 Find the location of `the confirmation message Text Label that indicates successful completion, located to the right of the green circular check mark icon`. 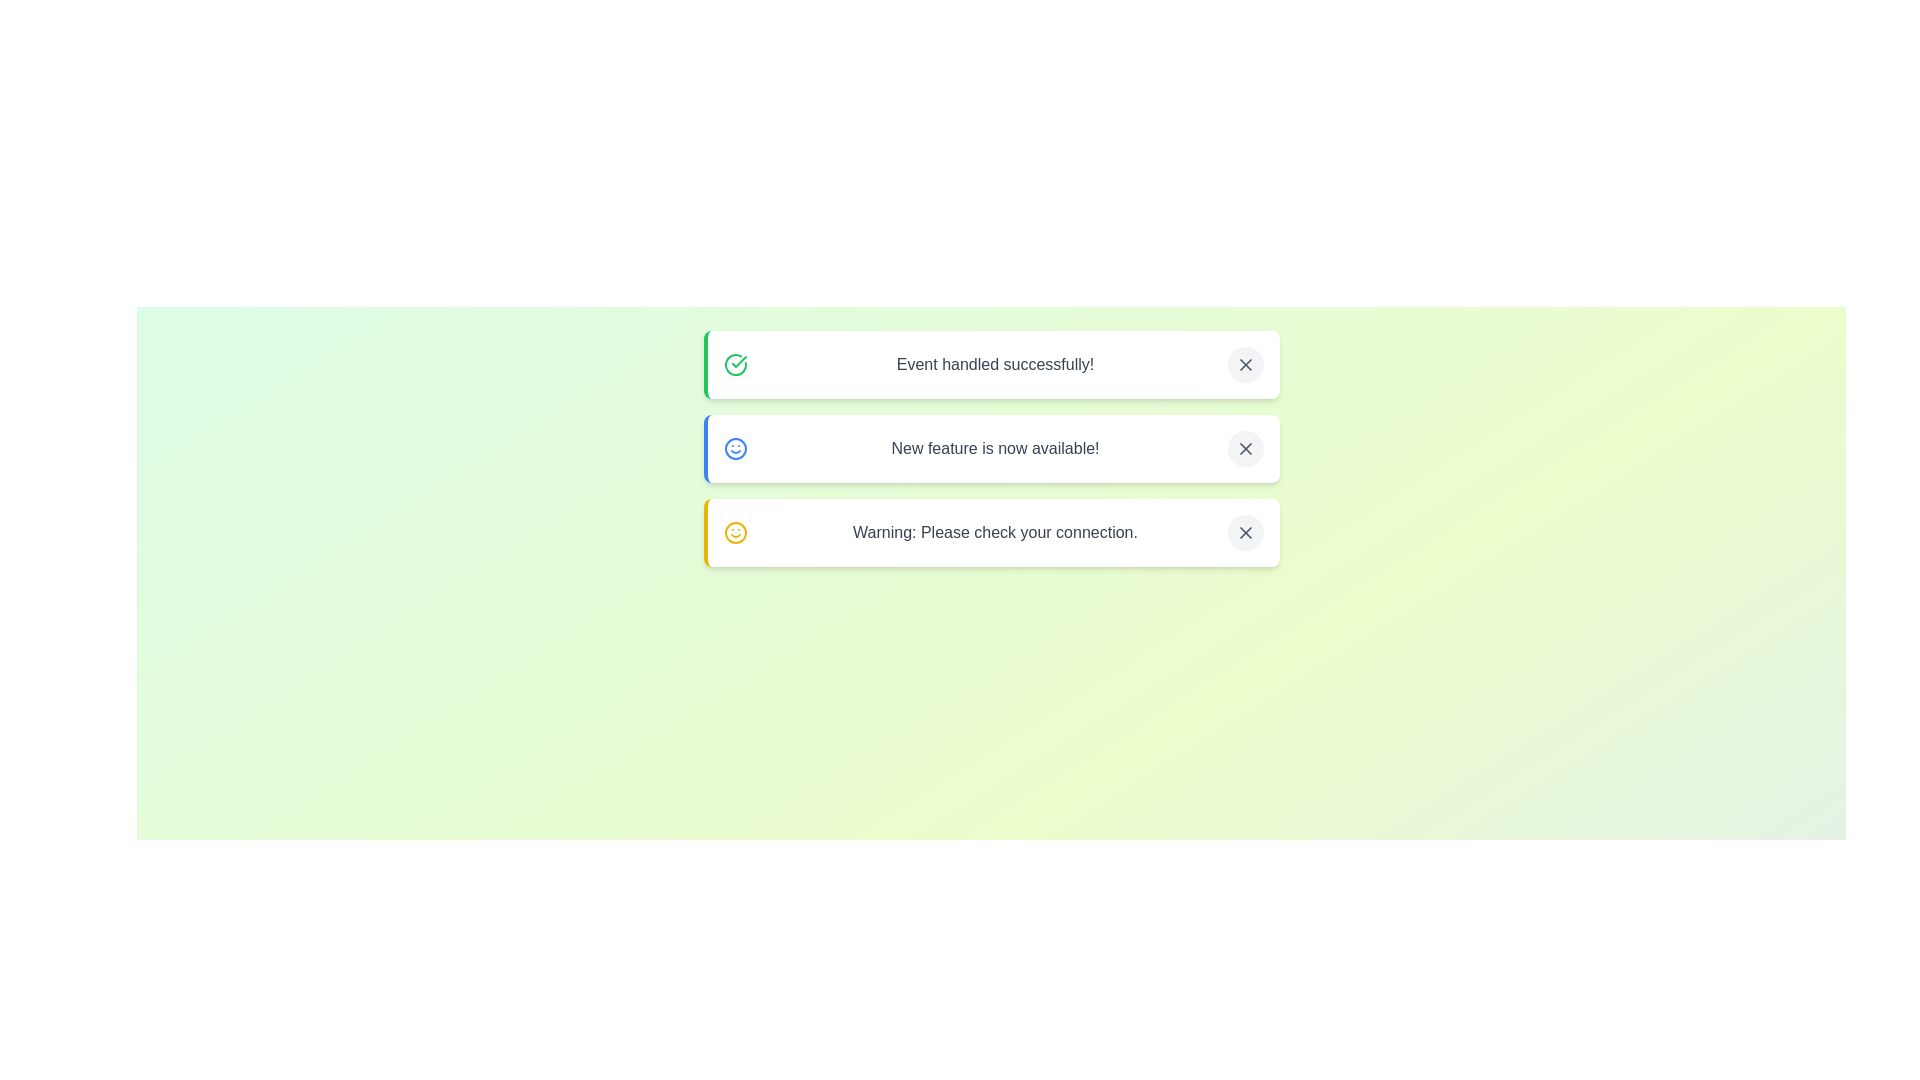

the confirmation message Text Label that indicates successful completion, located to the right of the green circular check mark icon is located at coordinates (995, 365).